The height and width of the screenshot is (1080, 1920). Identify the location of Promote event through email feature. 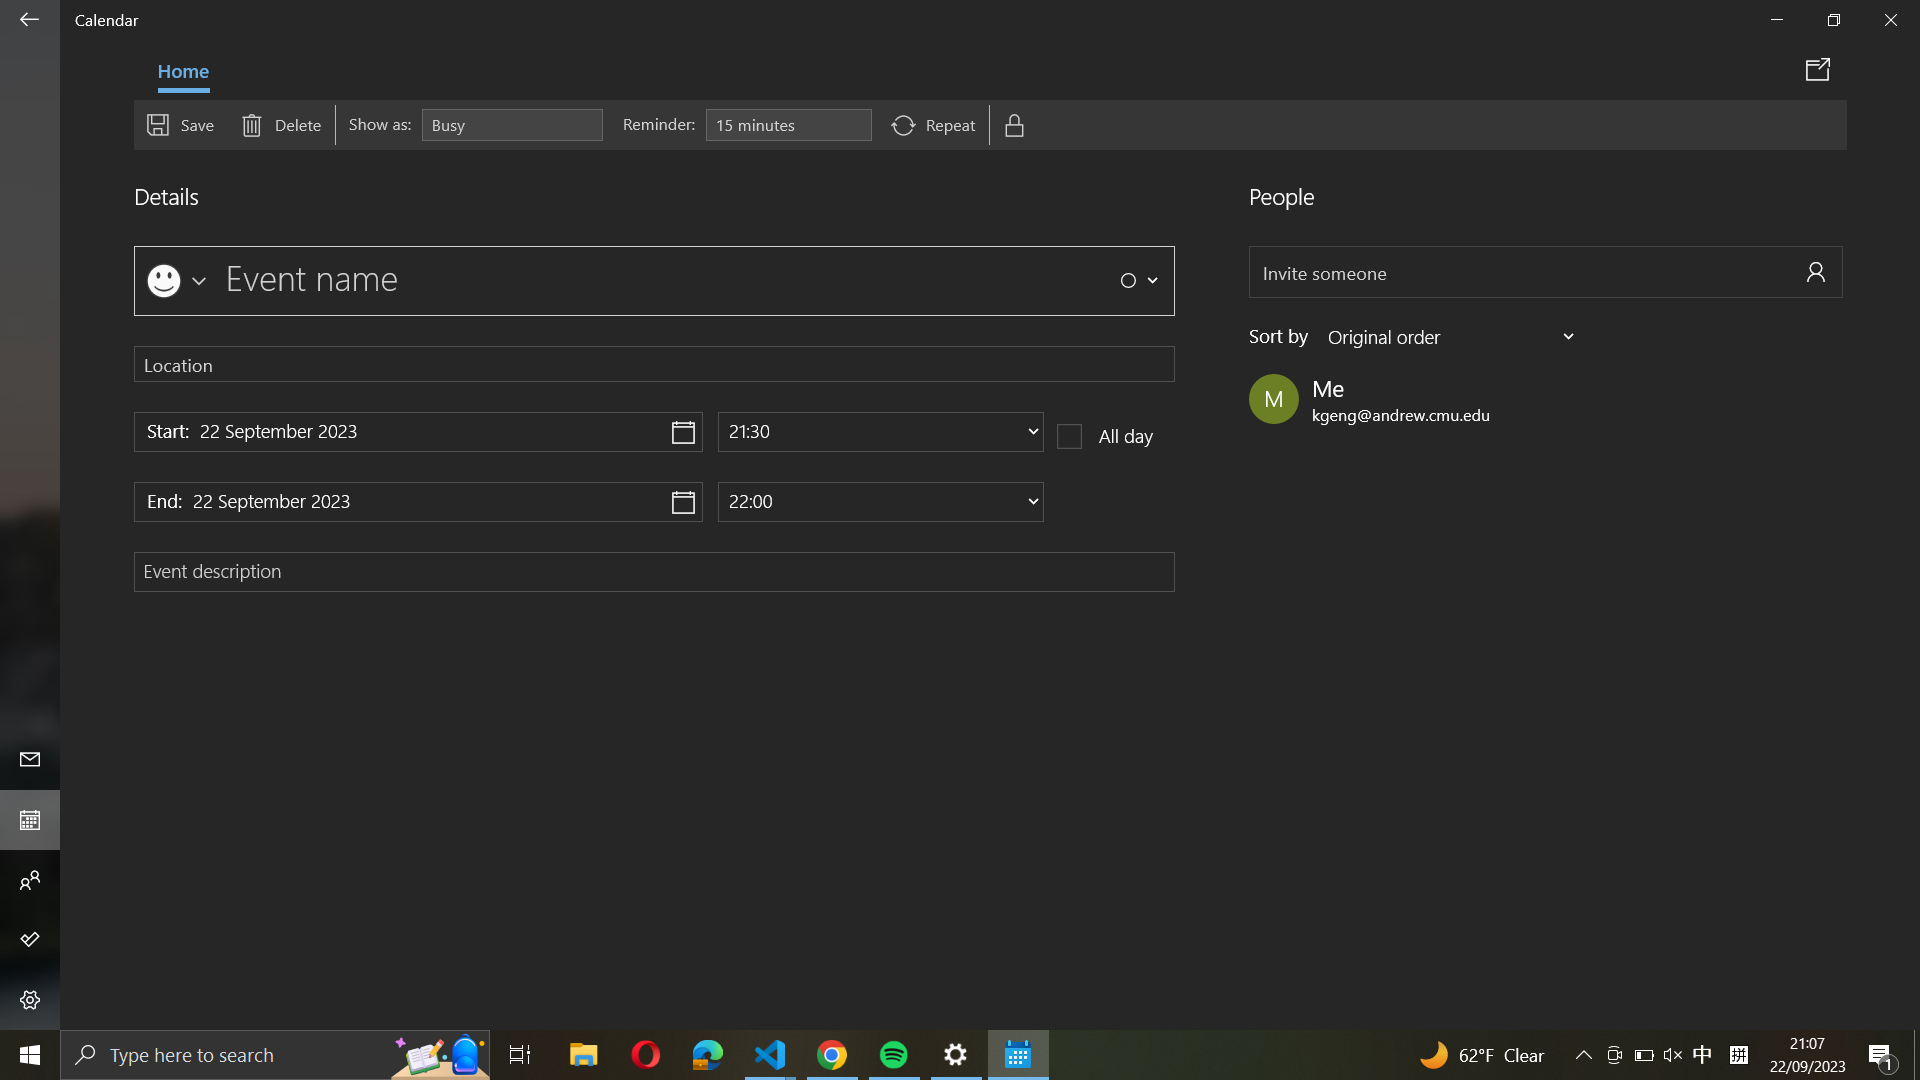
(1821, 68).